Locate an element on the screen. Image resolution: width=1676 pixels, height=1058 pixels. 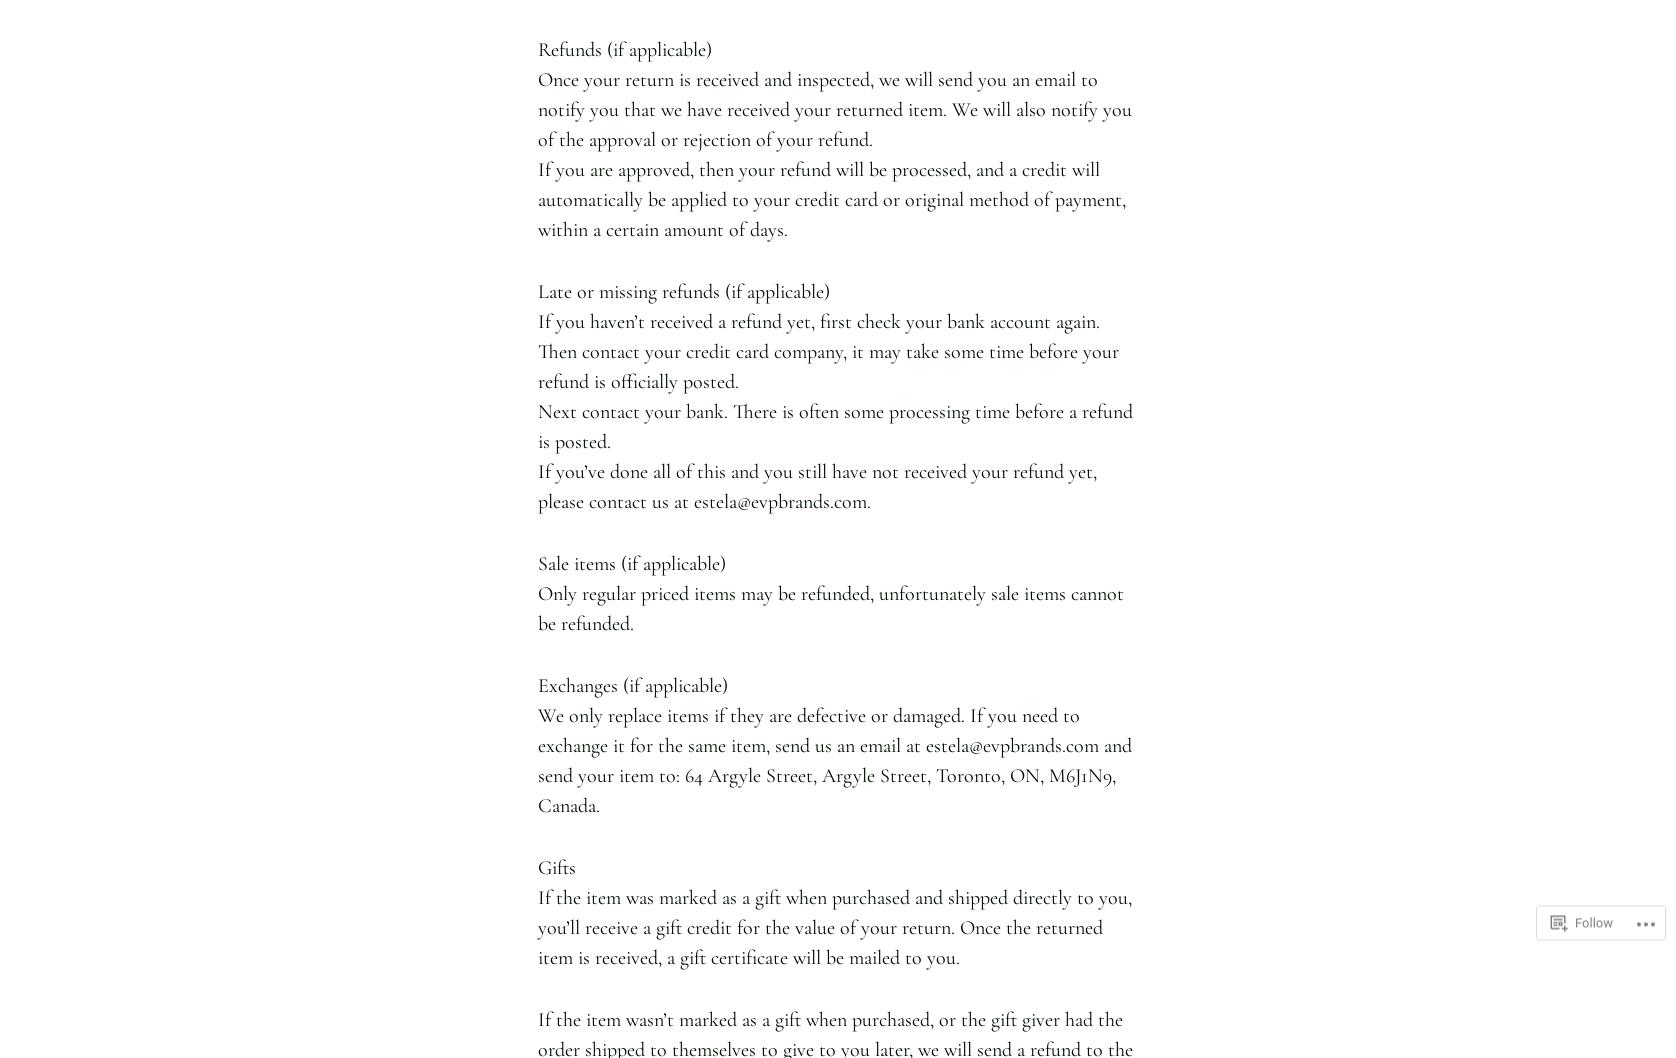
'Gifts' is located at coordinates (556, 866).